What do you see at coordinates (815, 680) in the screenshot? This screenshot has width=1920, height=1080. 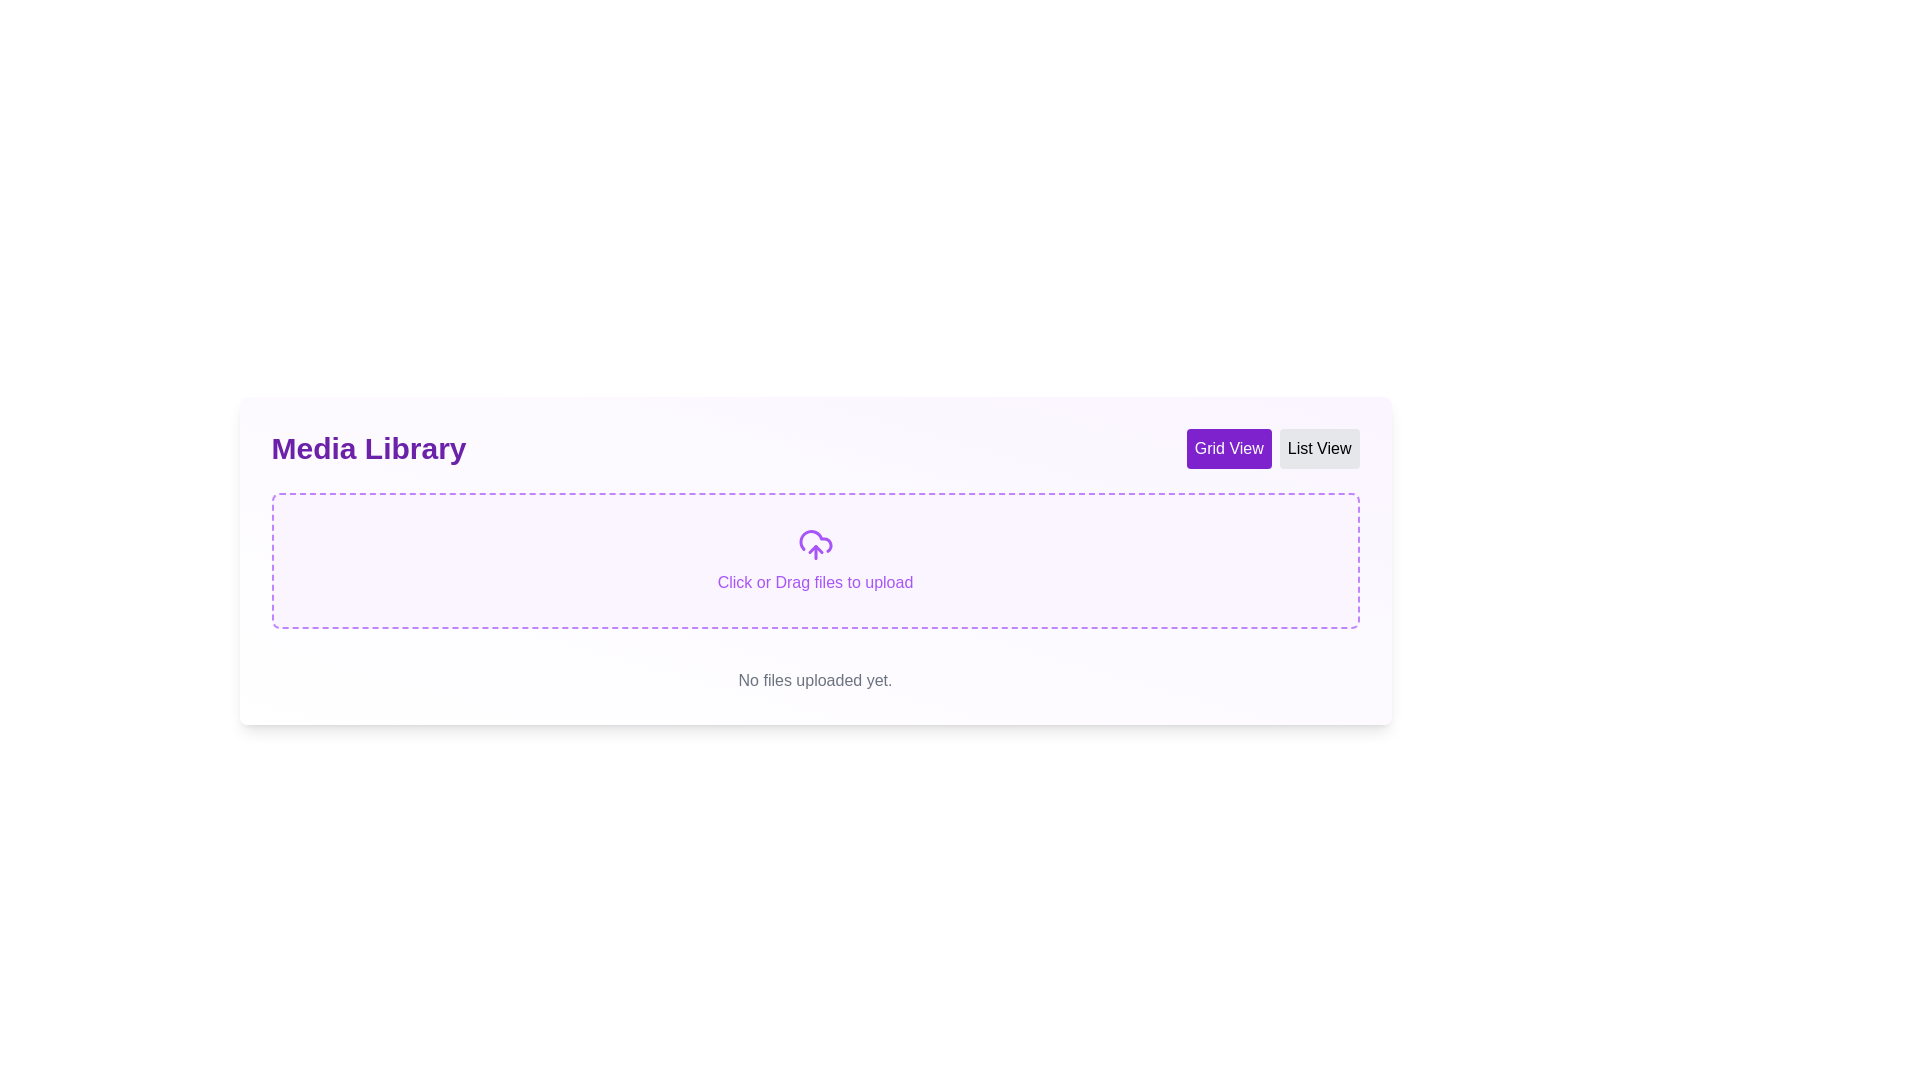 I see `the informational text indicating that no files have been uploaded yet, located at the bottom of the media library interface` at bounding box center [815, 680].